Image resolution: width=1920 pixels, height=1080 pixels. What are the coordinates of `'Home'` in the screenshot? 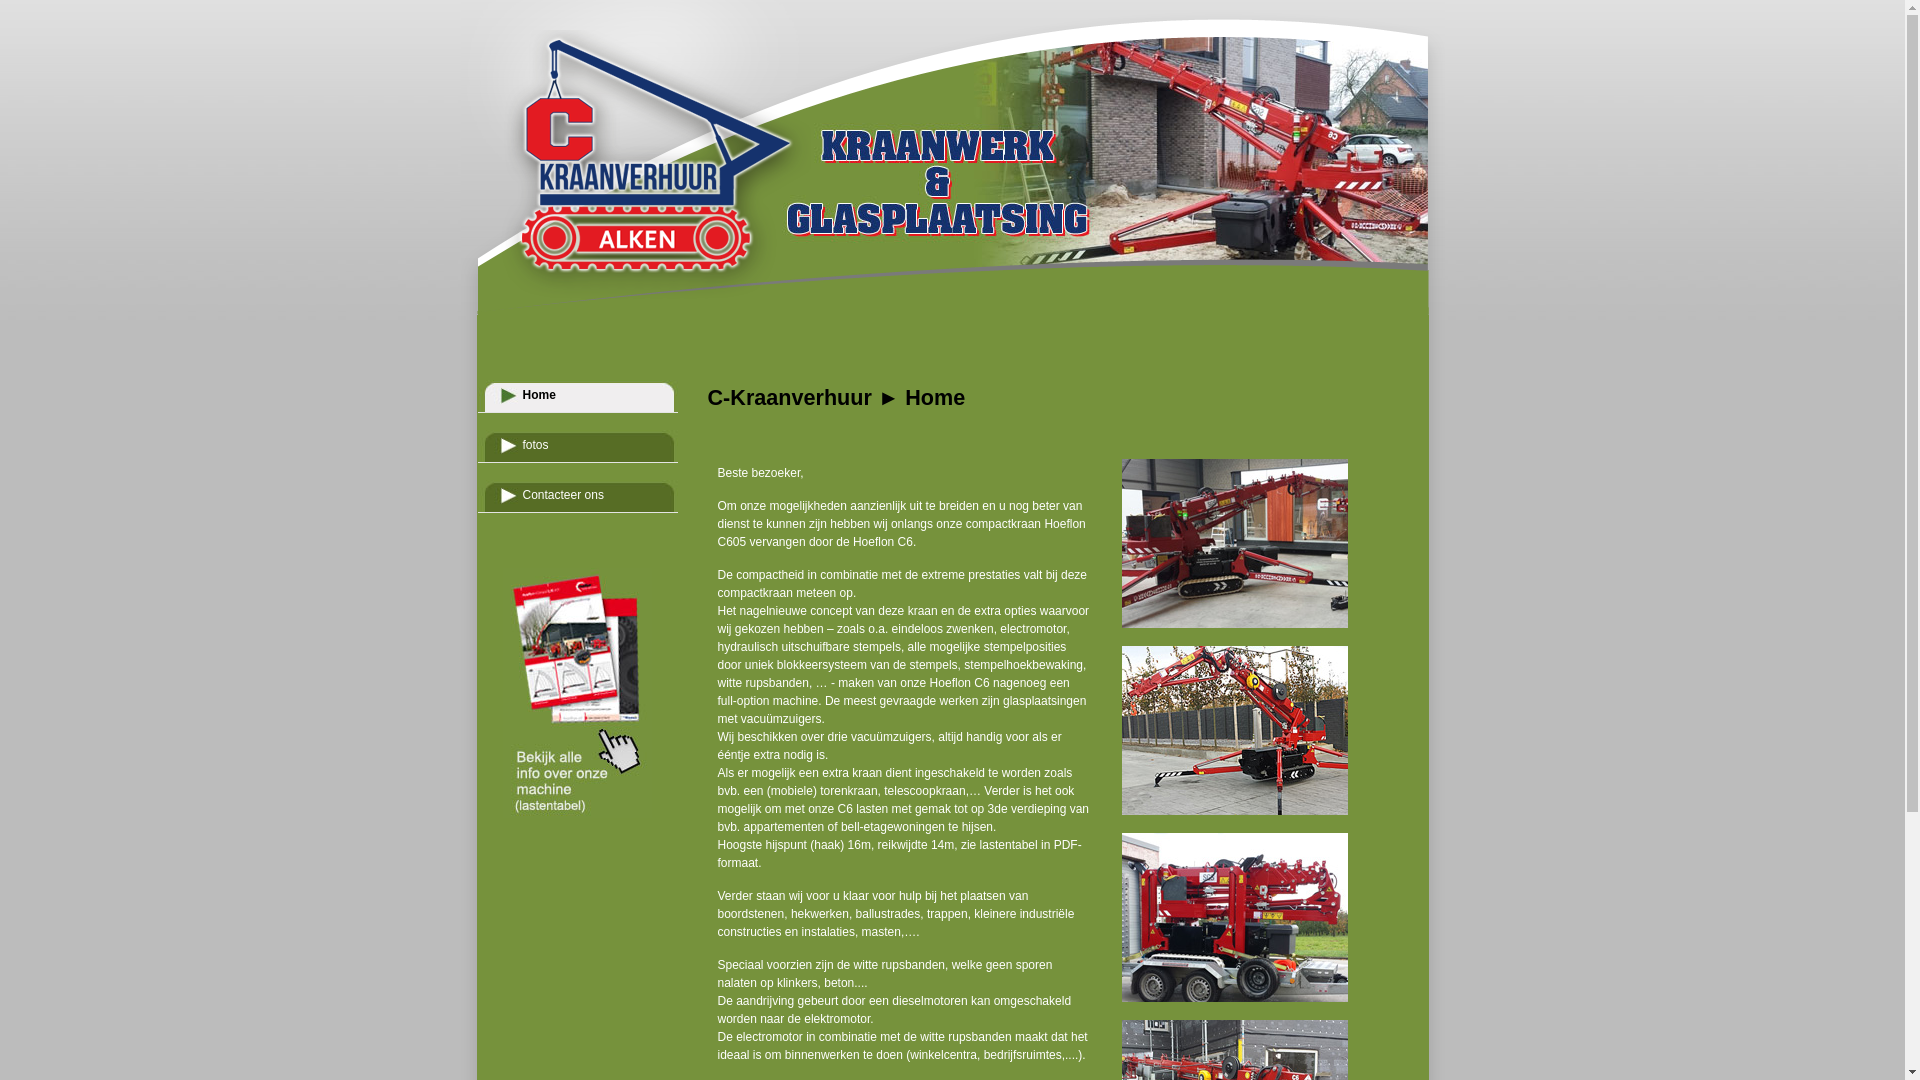 It's located at (576, 396).